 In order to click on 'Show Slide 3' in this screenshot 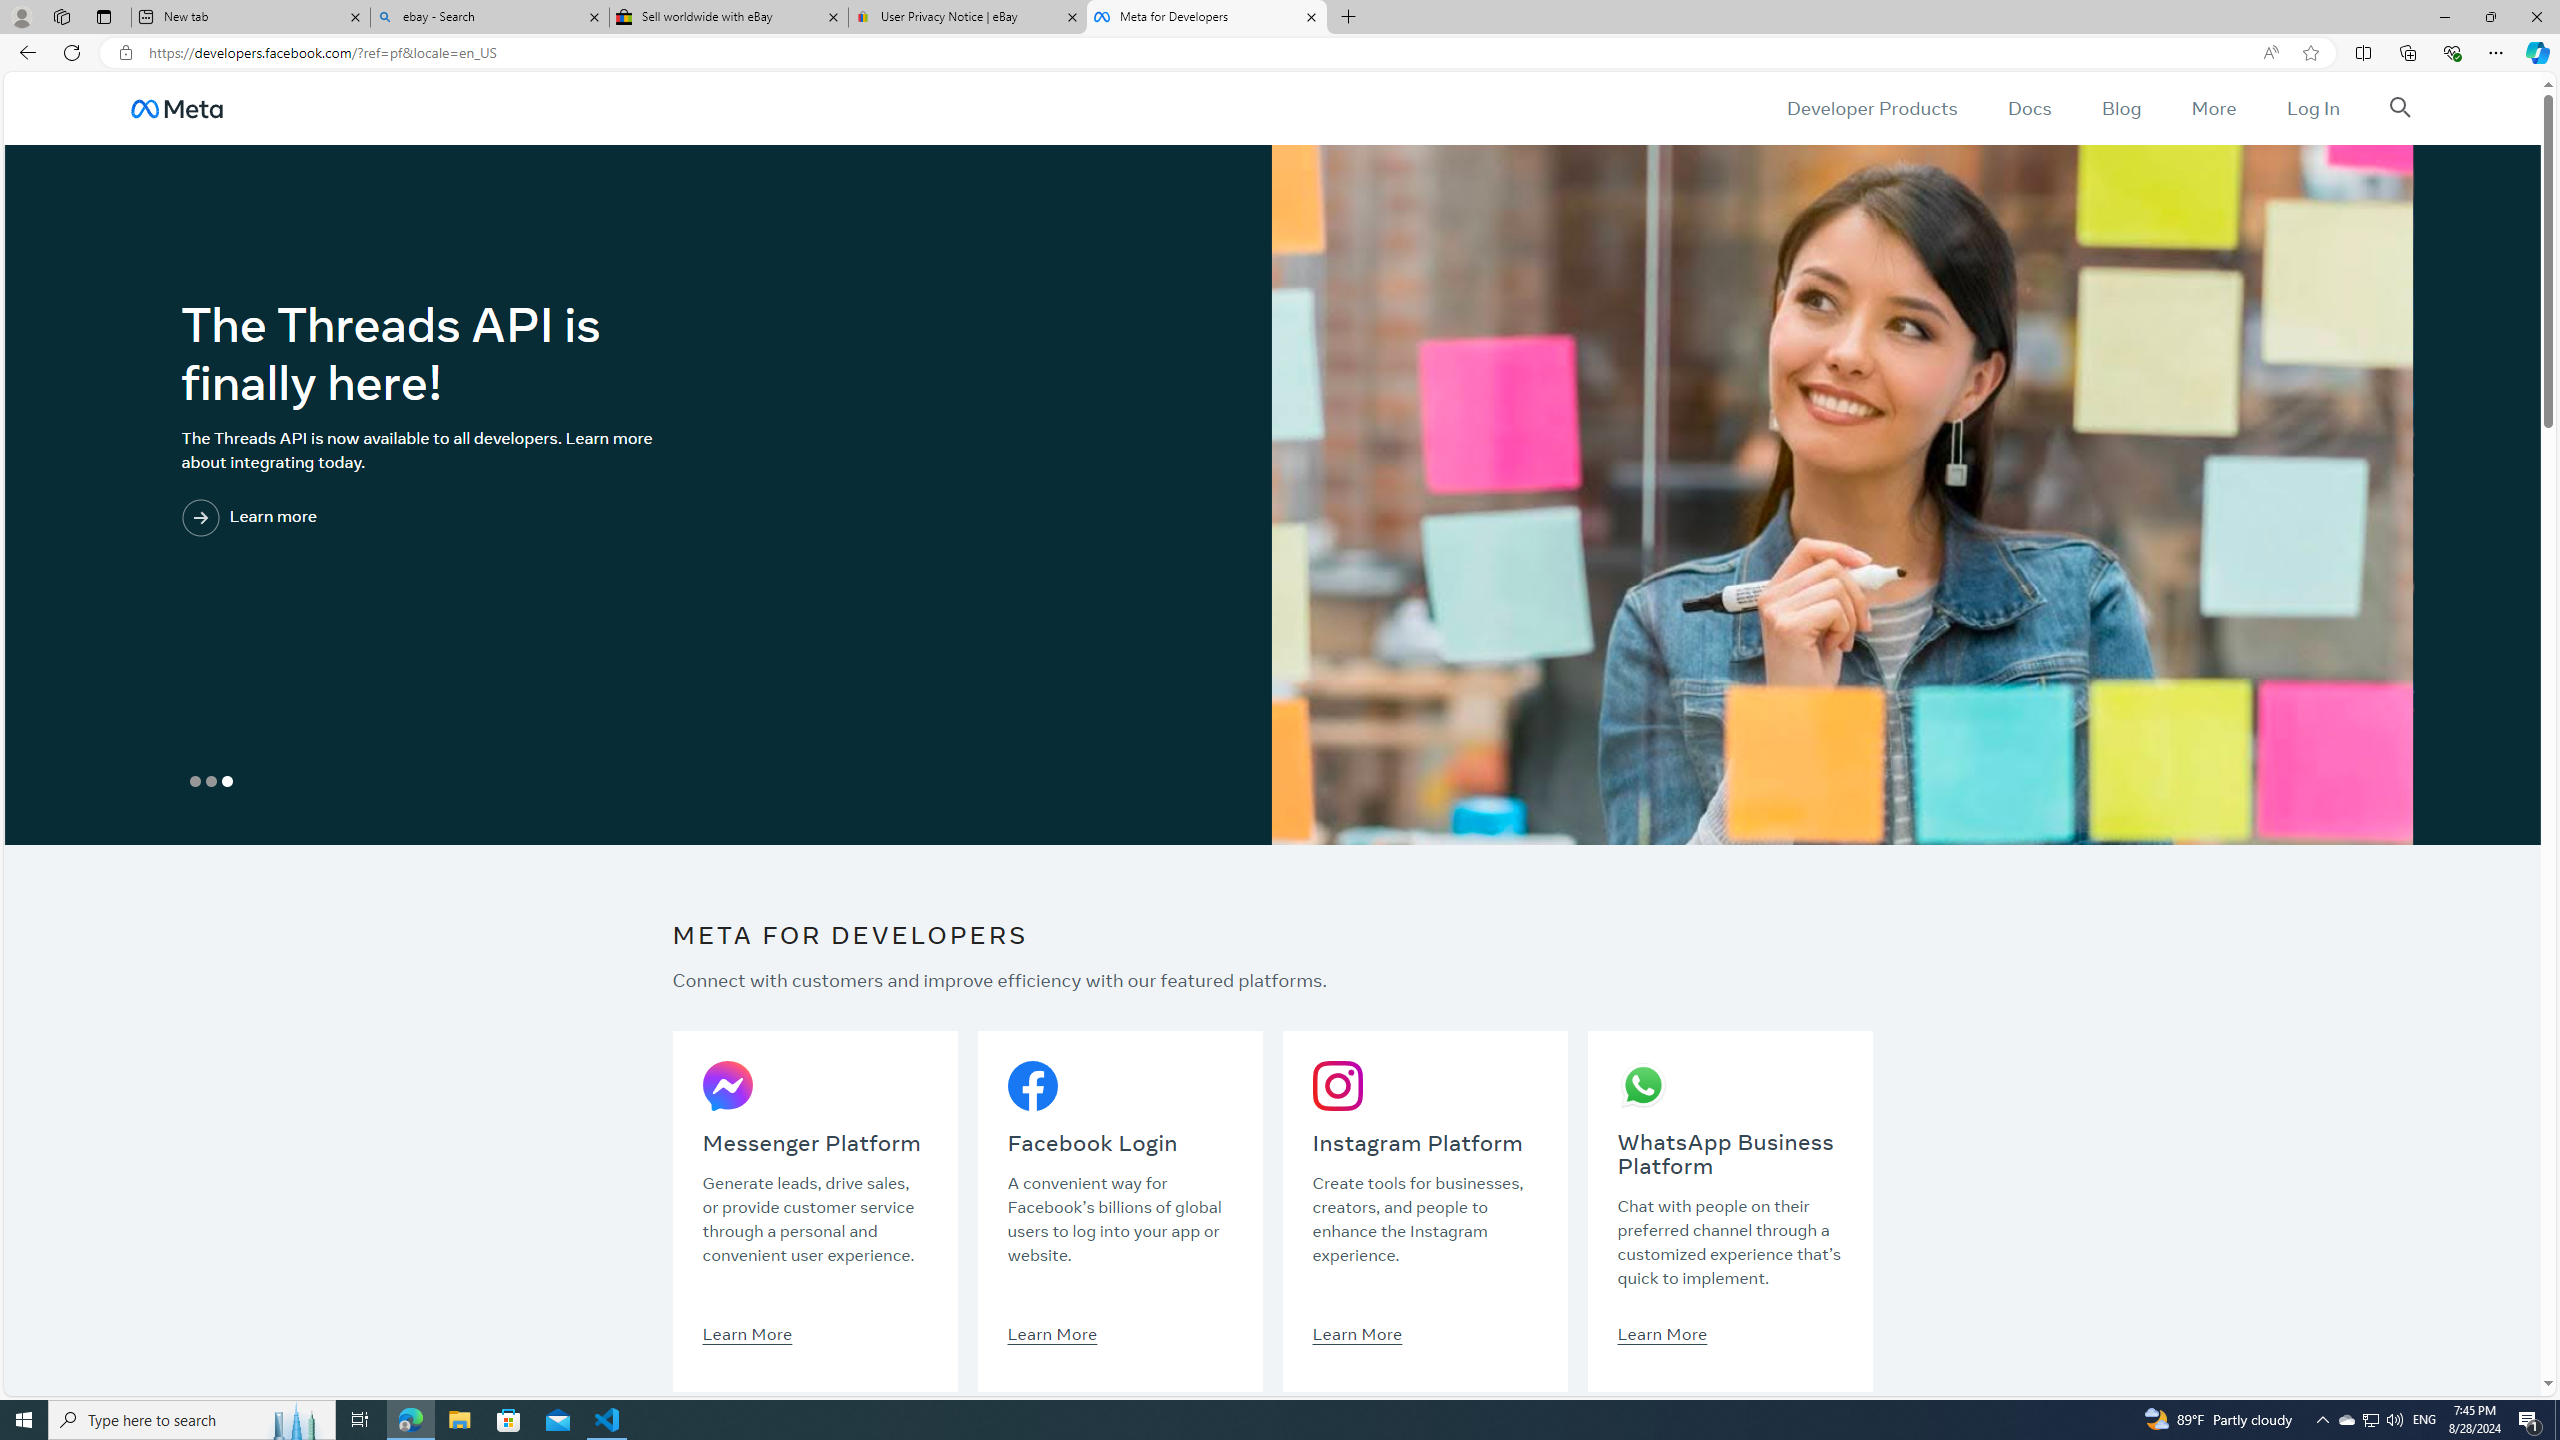, I will do `click(225, 781)`.